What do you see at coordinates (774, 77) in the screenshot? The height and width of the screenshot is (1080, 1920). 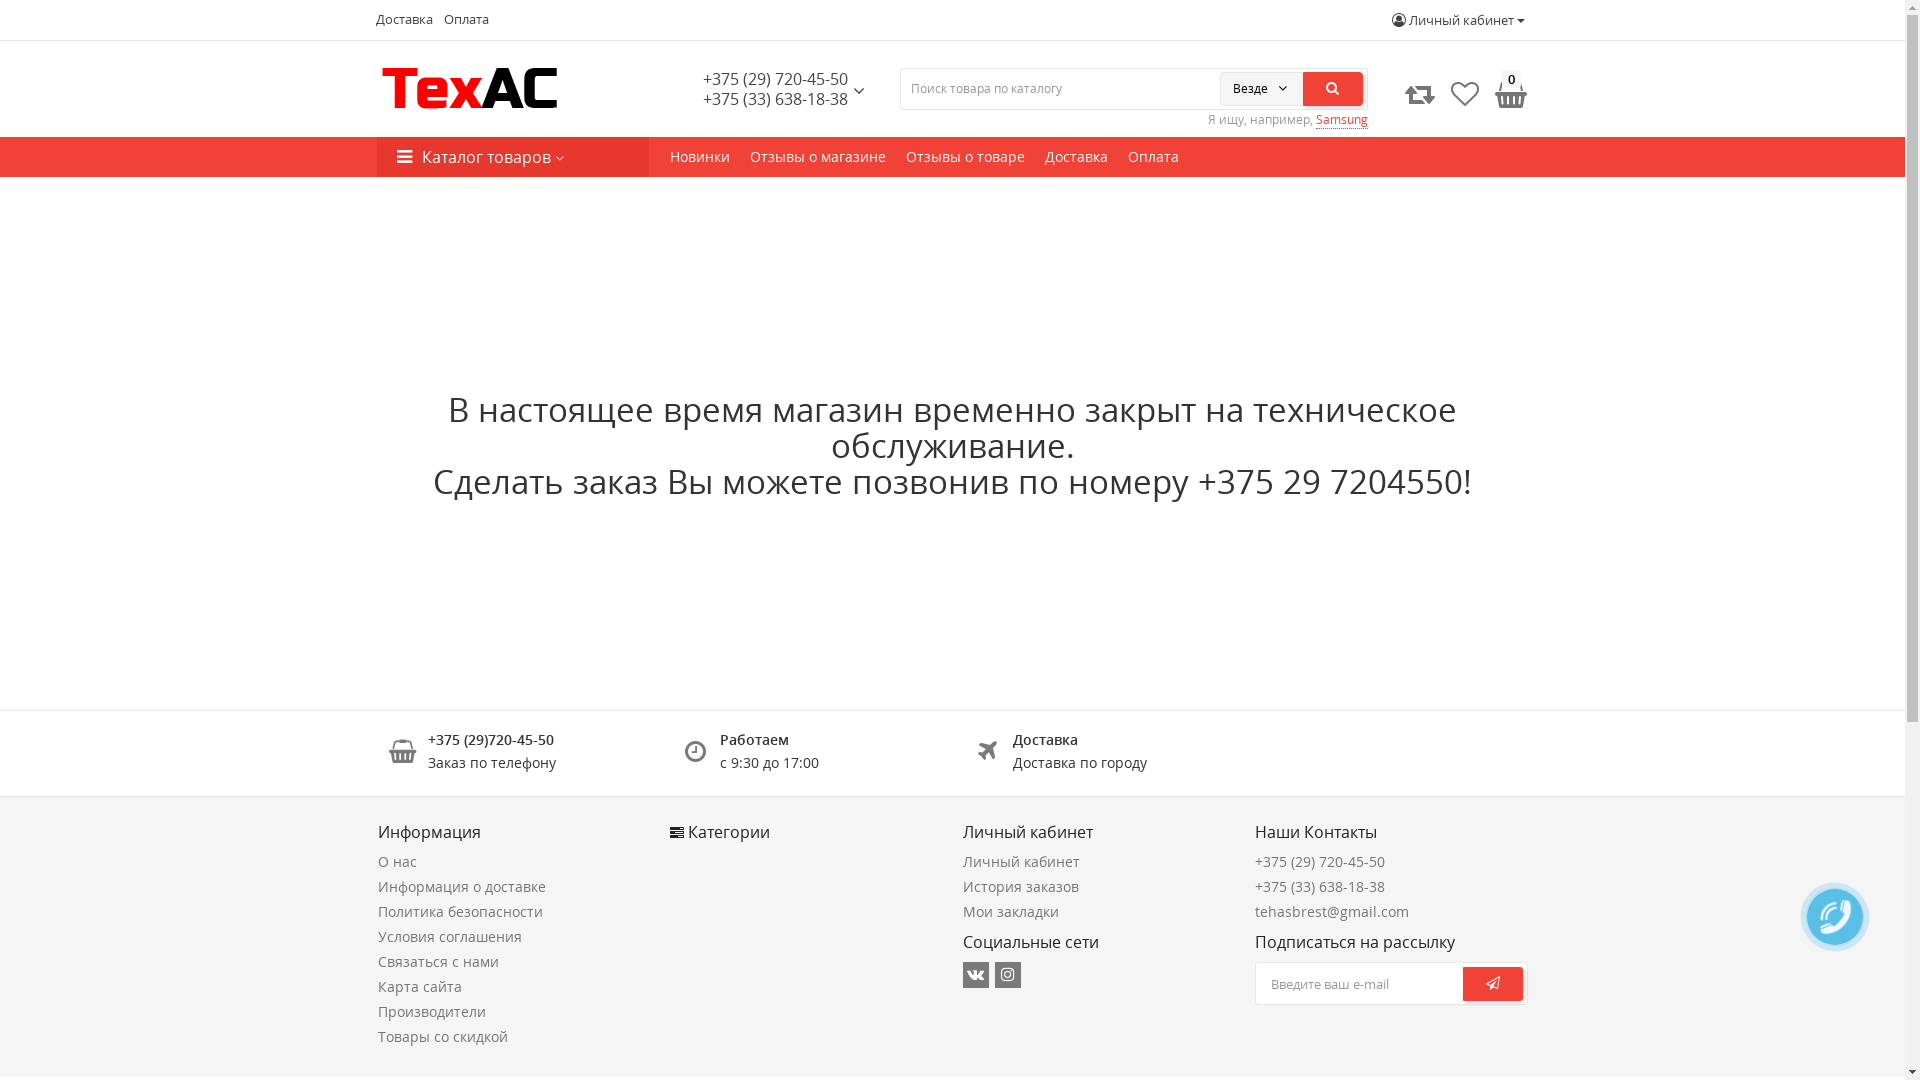 I see `'+375 (29) 720-45-50'` at bounding box center [774, 77].